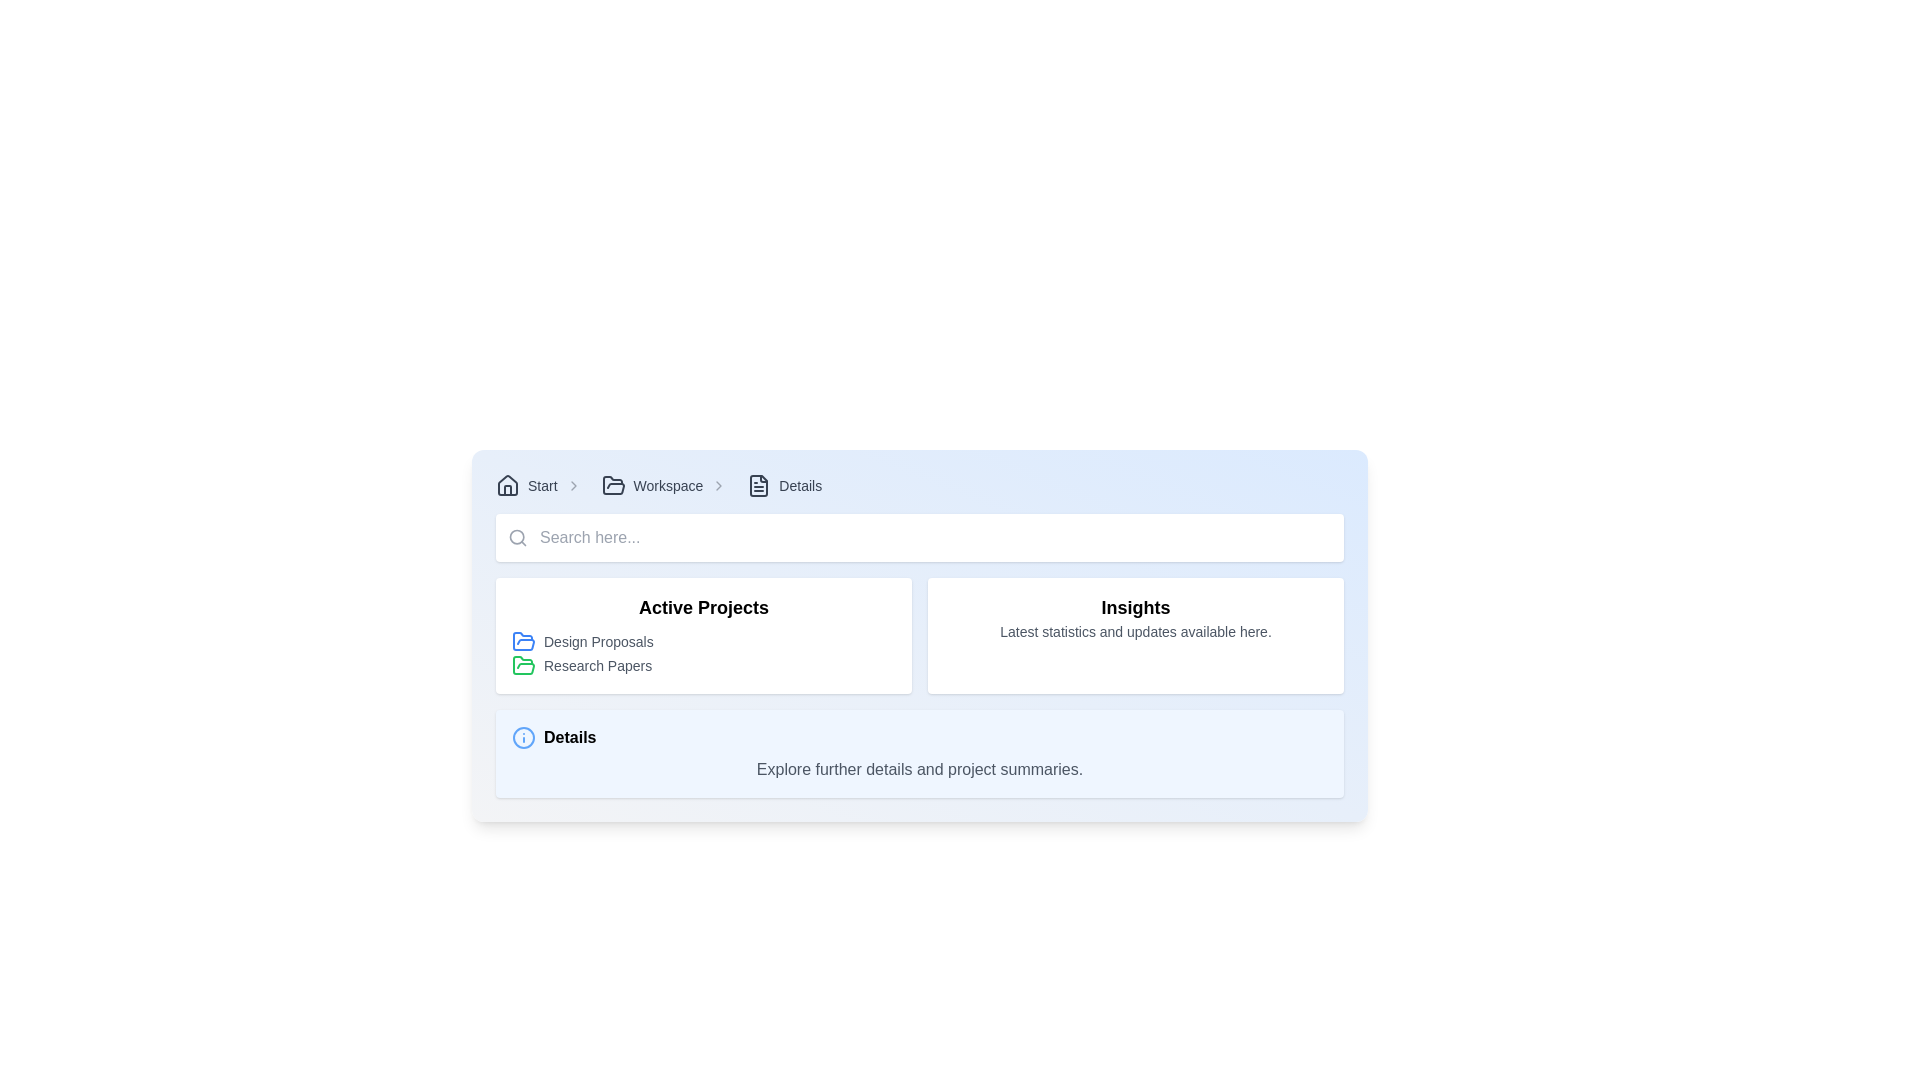  What do you see at coordinates (569, 737) in the screenshot?
I see `'Details' text label, which is bold and semibold, located in the lower left section of the interface beneath 'Active Projects' and 'Insights'` at bounding box center [569, 737].